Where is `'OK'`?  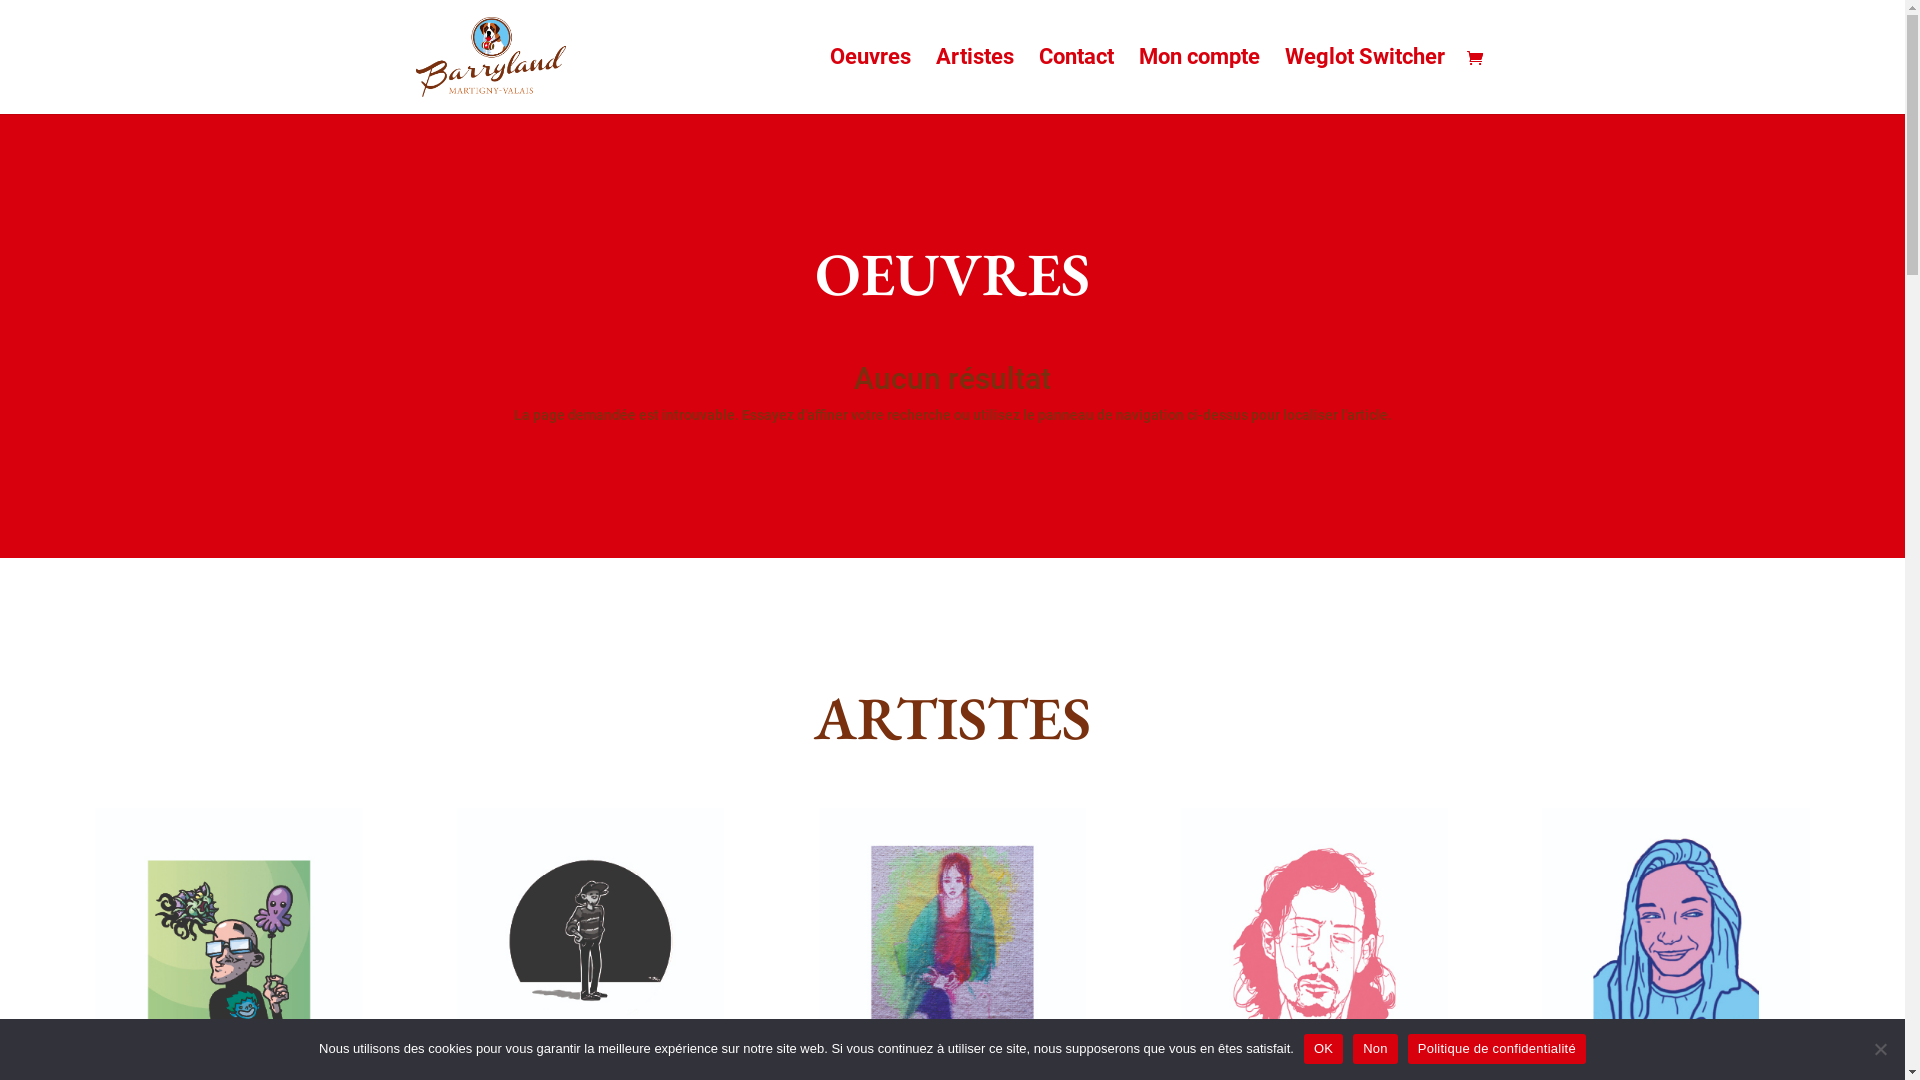
'OK' is located at coordinates (1304, 1048).